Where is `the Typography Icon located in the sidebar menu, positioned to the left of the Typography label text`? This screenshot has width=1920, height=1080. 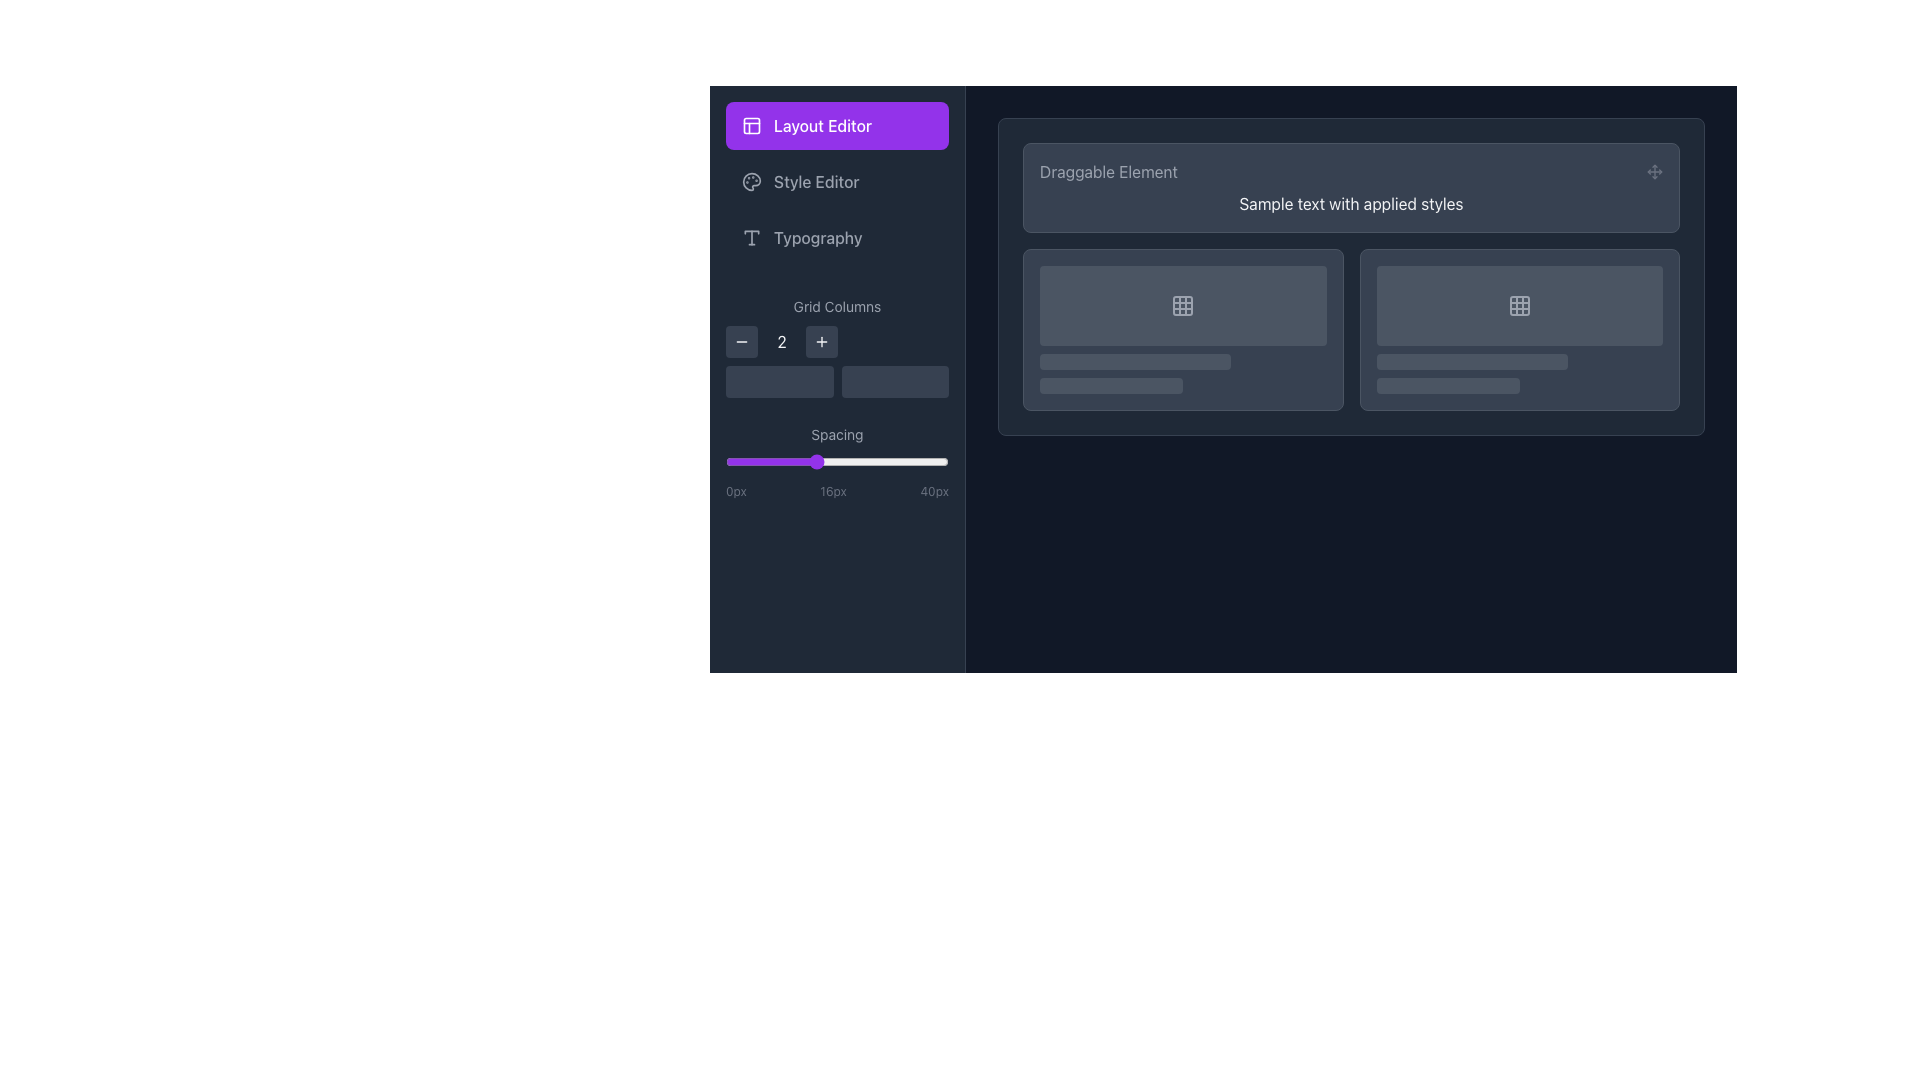
the Typography Icon located in the sidebar menu, positioned to the left of the Typography label text is located at coordinates (751, 237).